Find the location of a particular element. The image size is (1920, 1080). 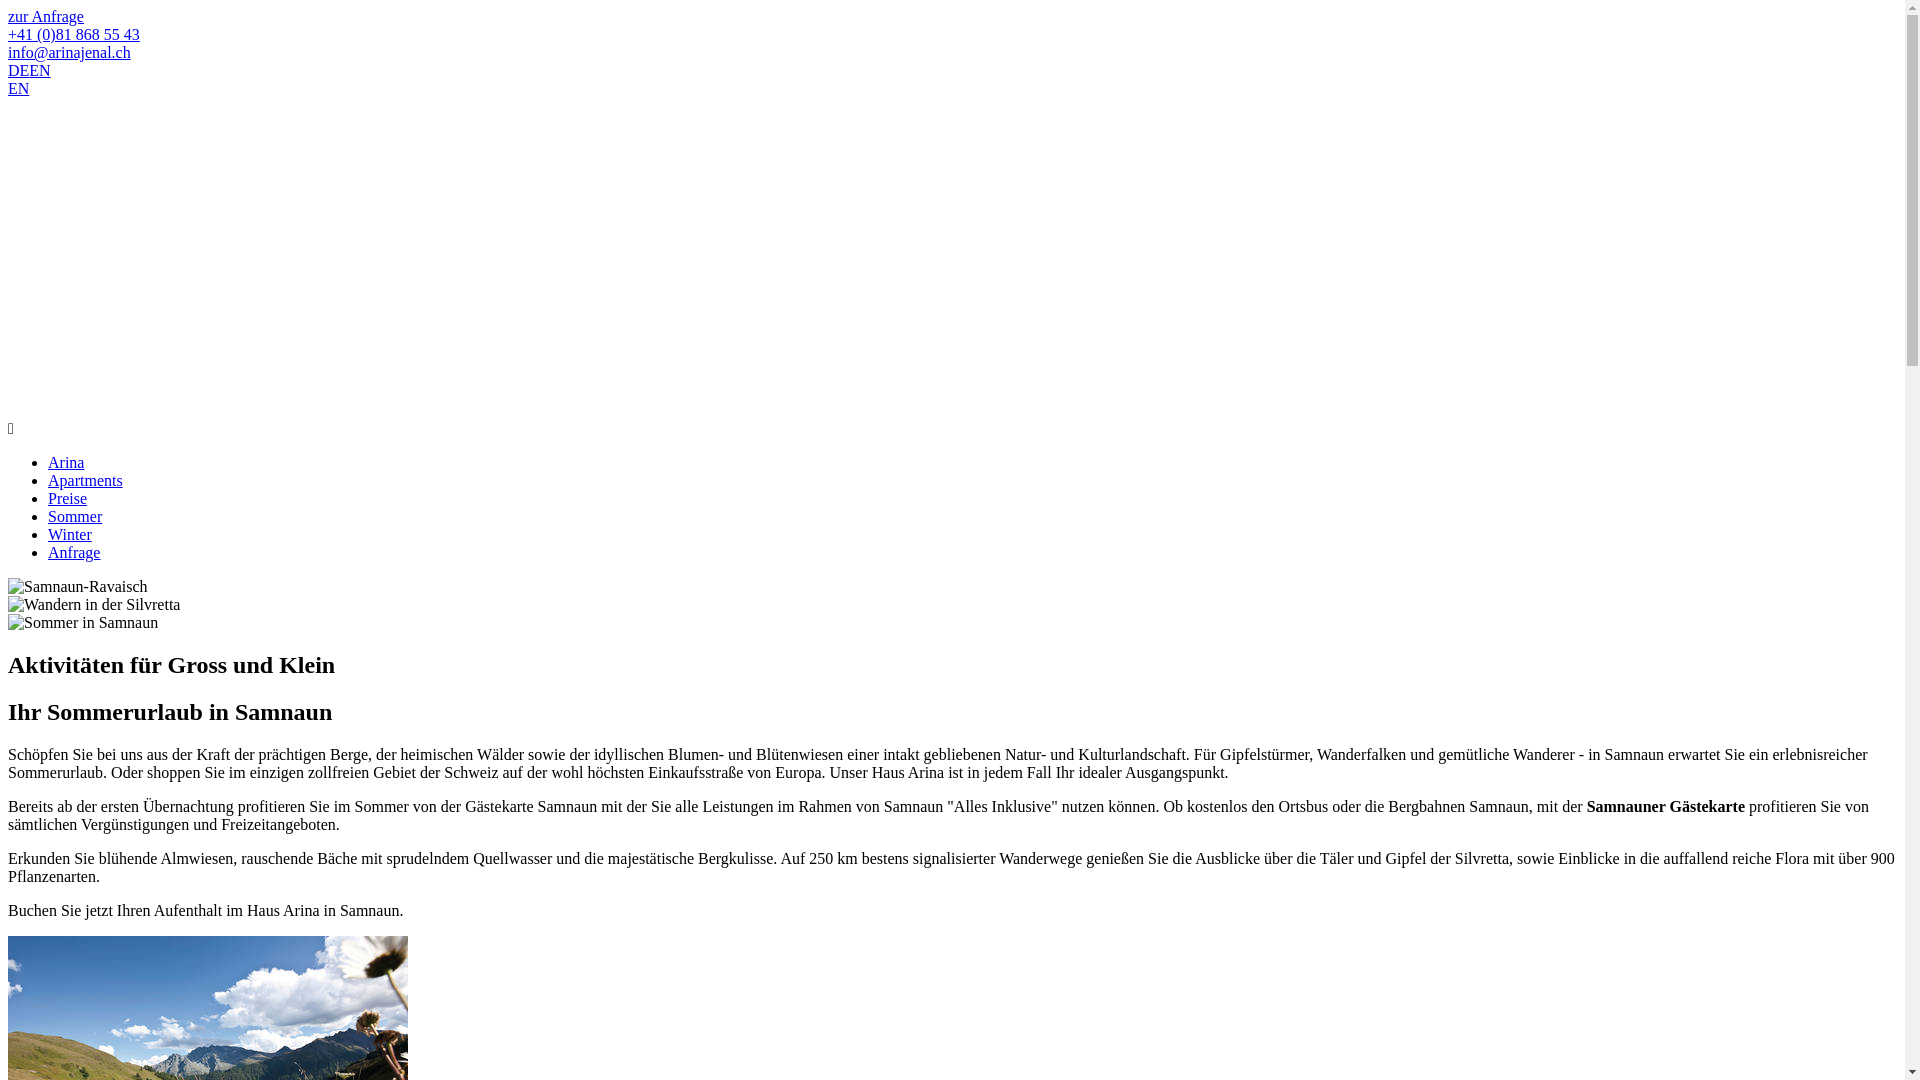

' Sommer in Samnaun' is located at coordinates (81, 622).